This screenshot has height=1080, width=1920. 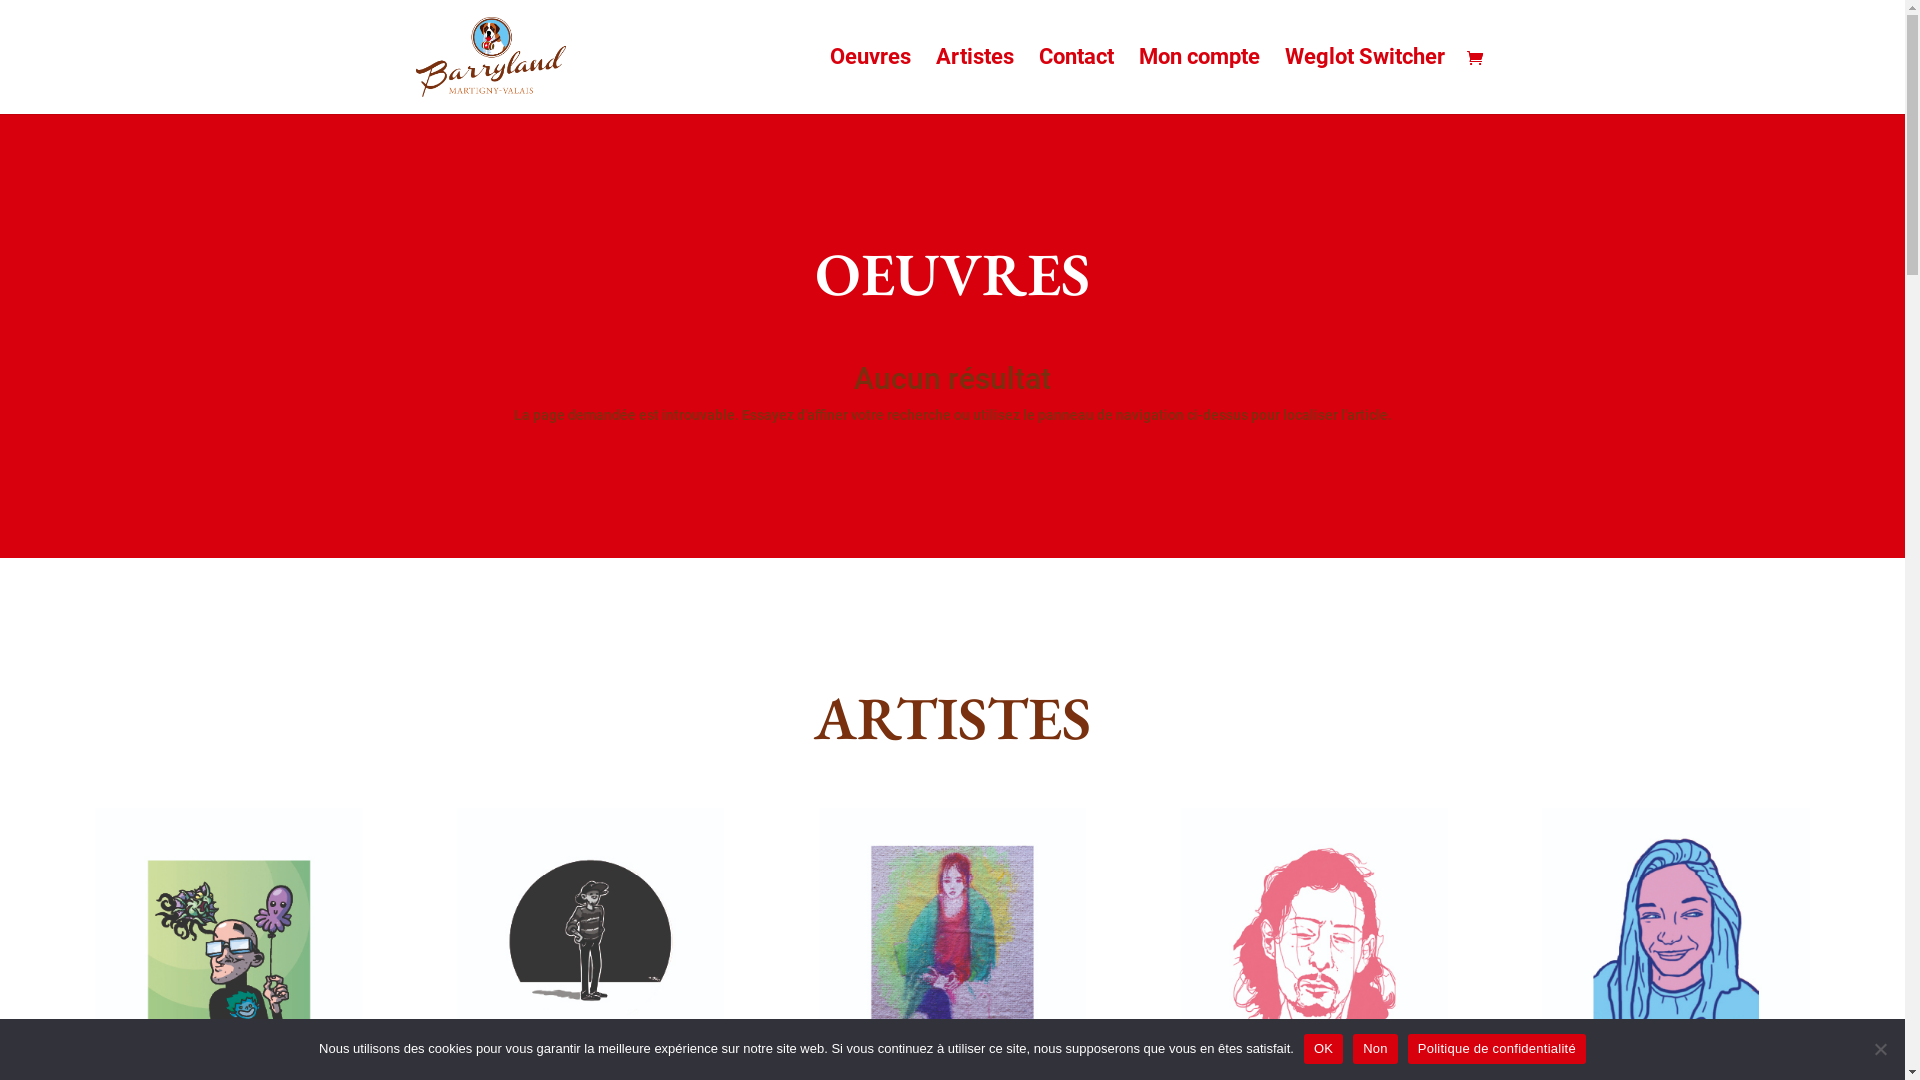 I want to click on 'Contact', so click(x=1074, y=80).